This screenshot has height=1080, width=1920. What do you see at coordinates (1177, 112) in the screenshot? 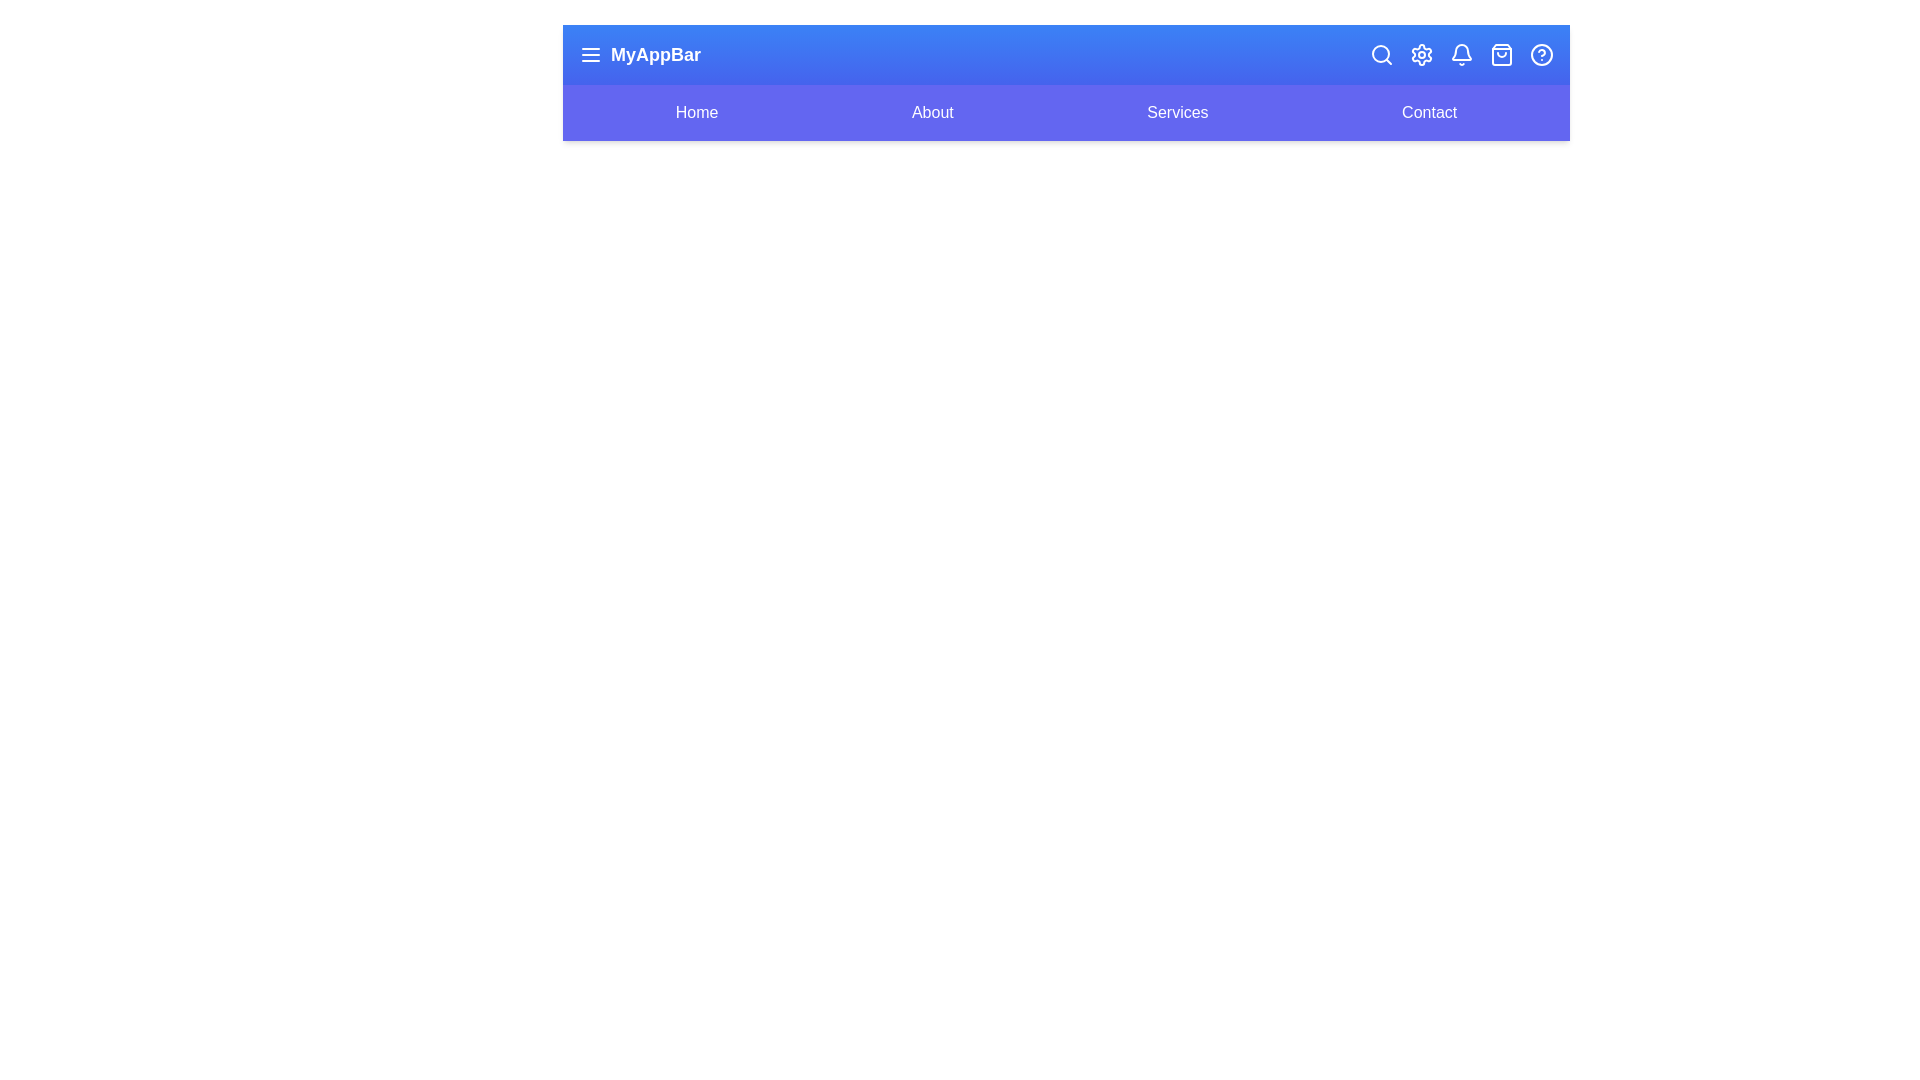
I see `the navigation link labeled 'Services'` at bounding box center [1177, 112].